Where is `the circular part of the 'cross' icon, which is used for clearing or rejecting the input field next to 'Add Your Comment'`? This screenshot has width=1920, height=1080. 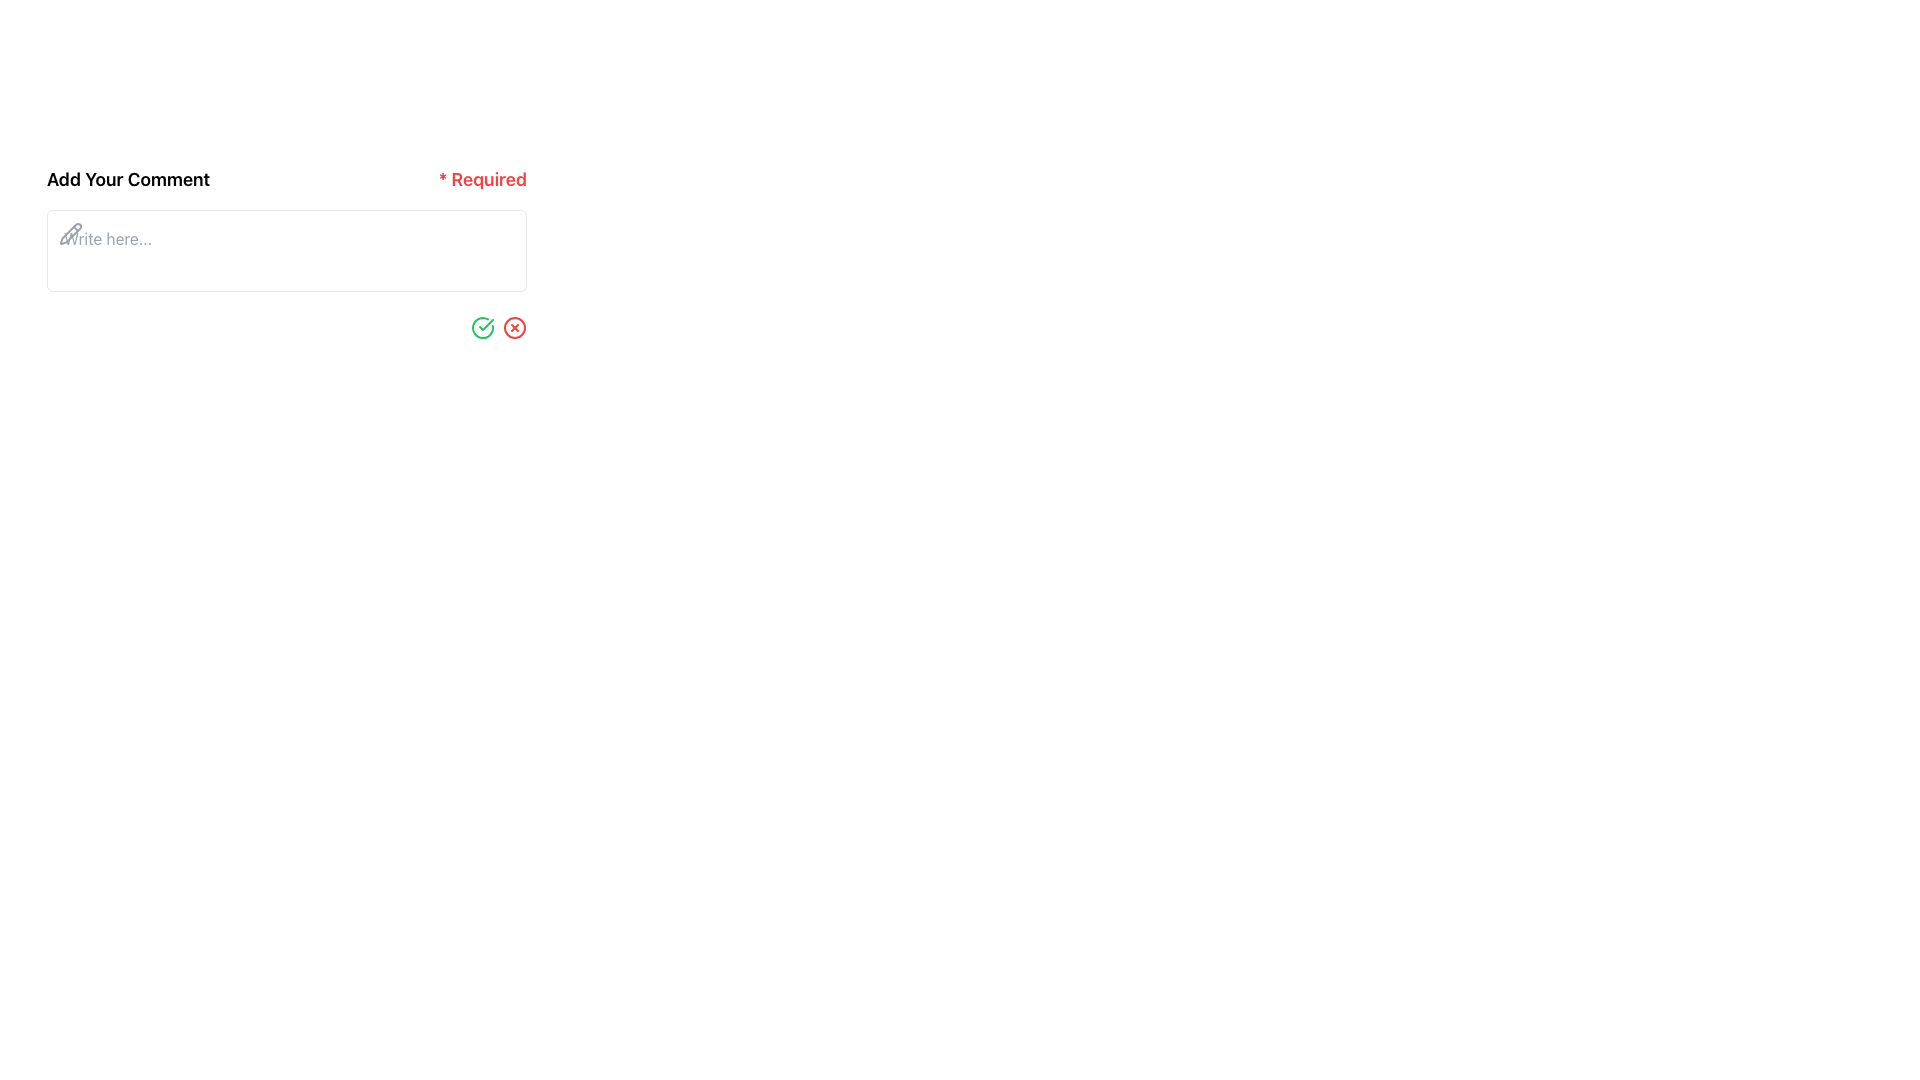 the circular part of the 'cross' icon, which is used for clearing or rejecting the input field next to 'Add Your Comment' is located at coordinates (514, 326).